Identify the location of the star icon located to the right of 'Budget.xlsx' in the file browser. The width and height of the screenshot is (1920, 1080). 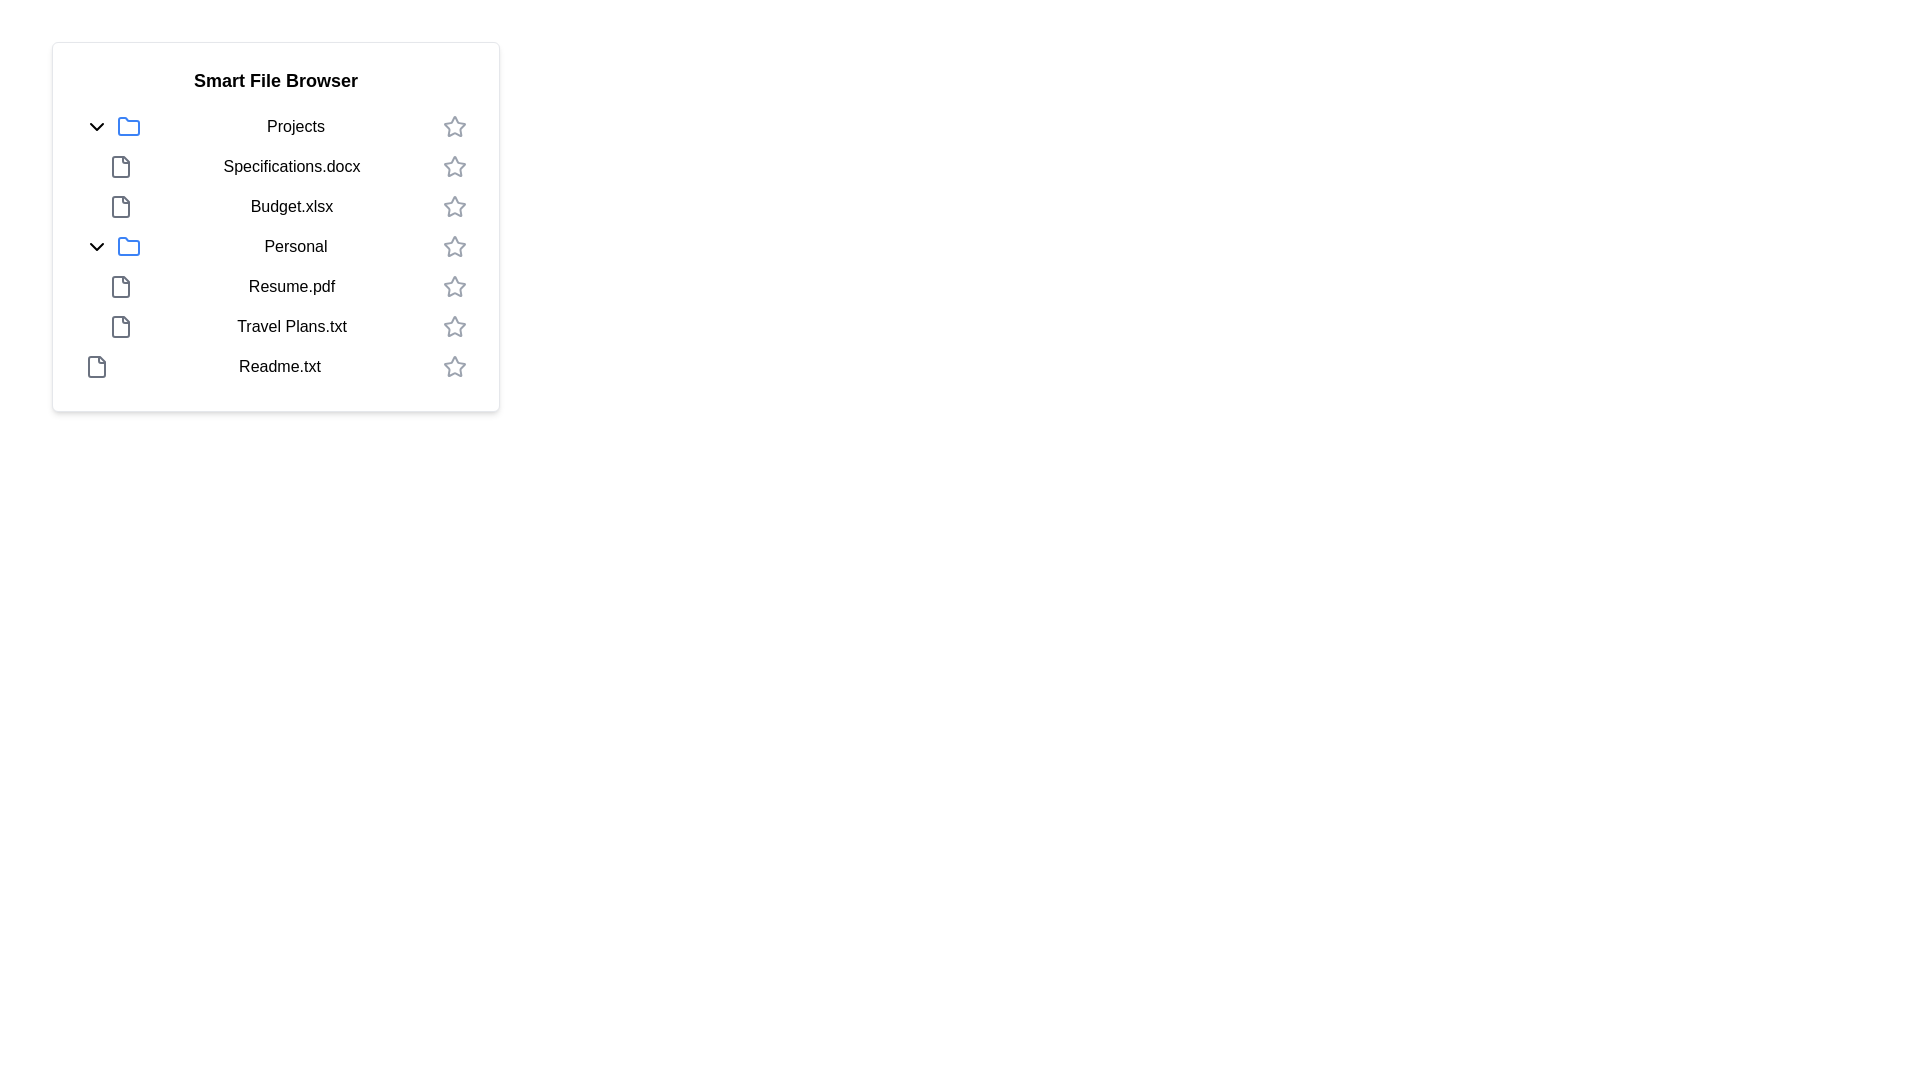
(454, 206).